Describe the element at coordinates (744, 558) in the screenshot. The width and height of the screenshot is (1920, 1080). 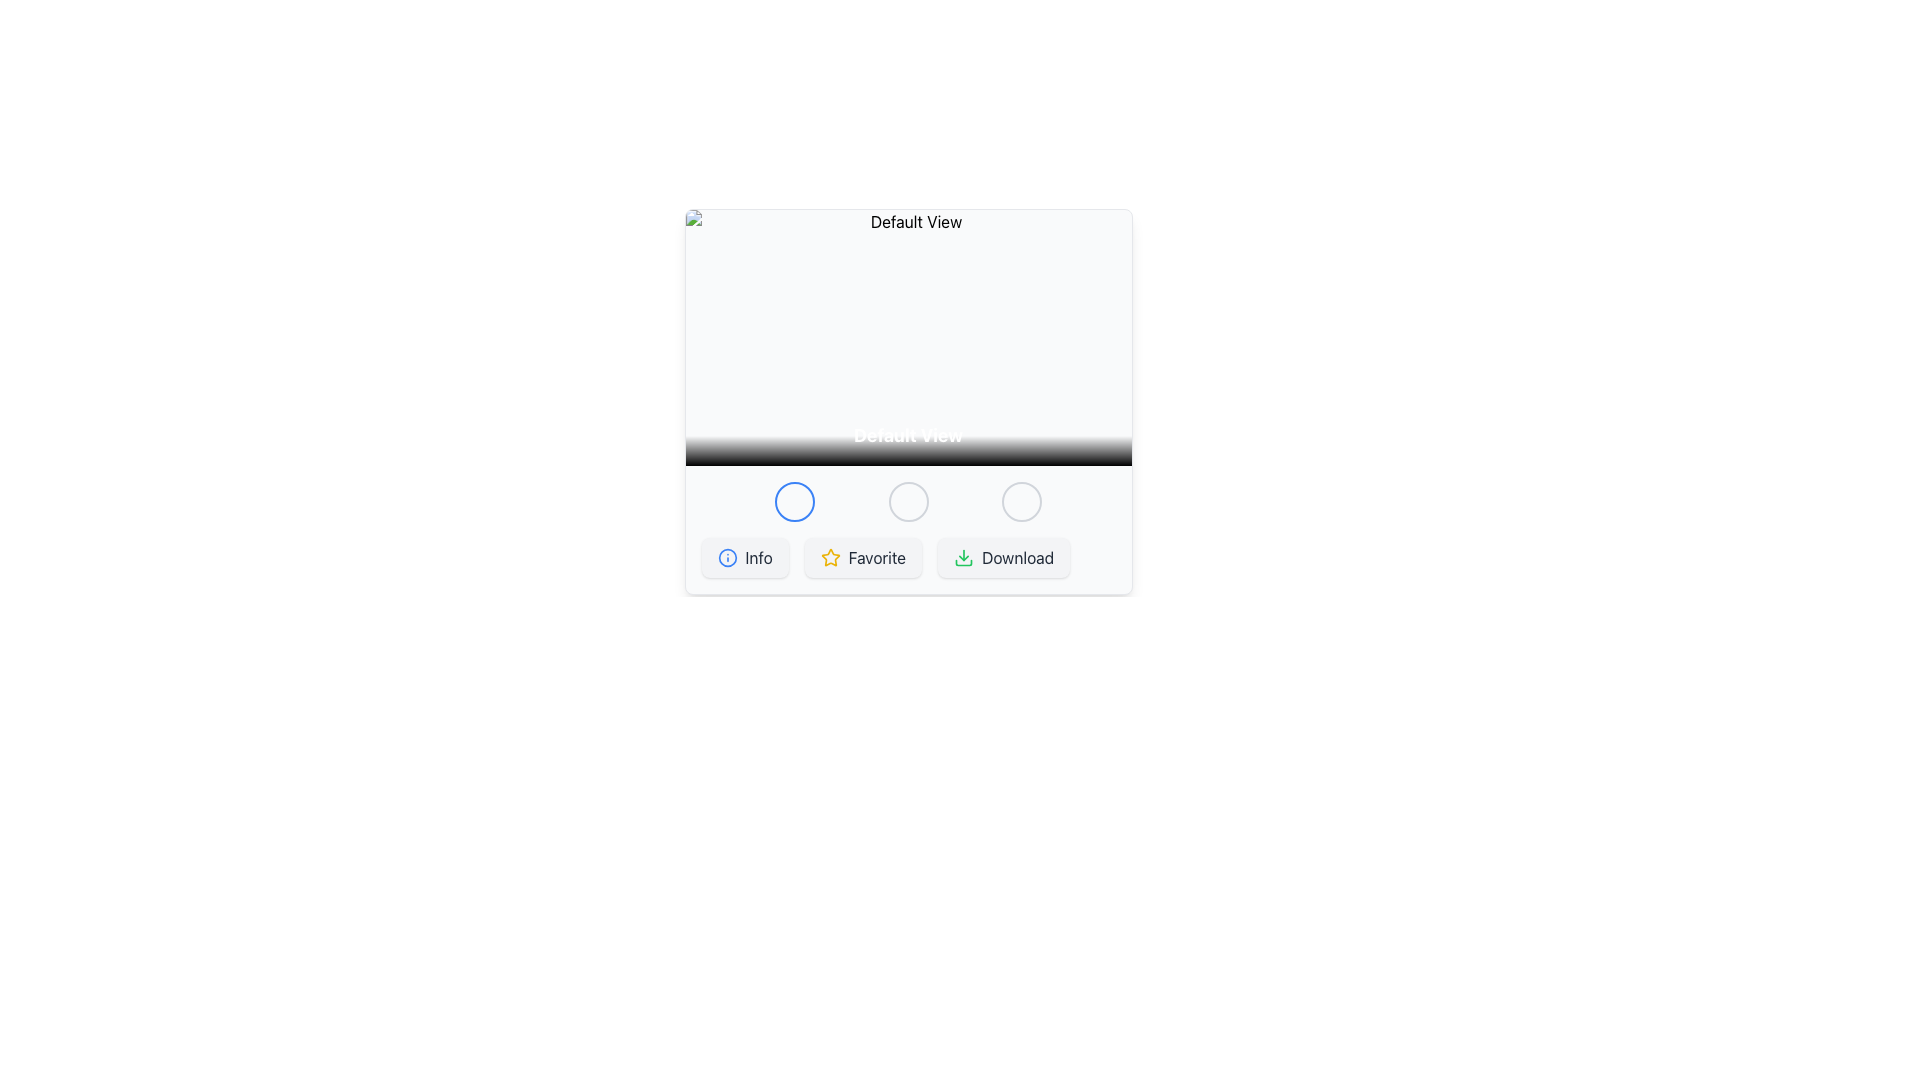
I see `the 'Info' button, which is the first button in a horizontal flexbox containing three buttons. It features a blue information icon, black text, rounded corners, and a light gray background` at that location.